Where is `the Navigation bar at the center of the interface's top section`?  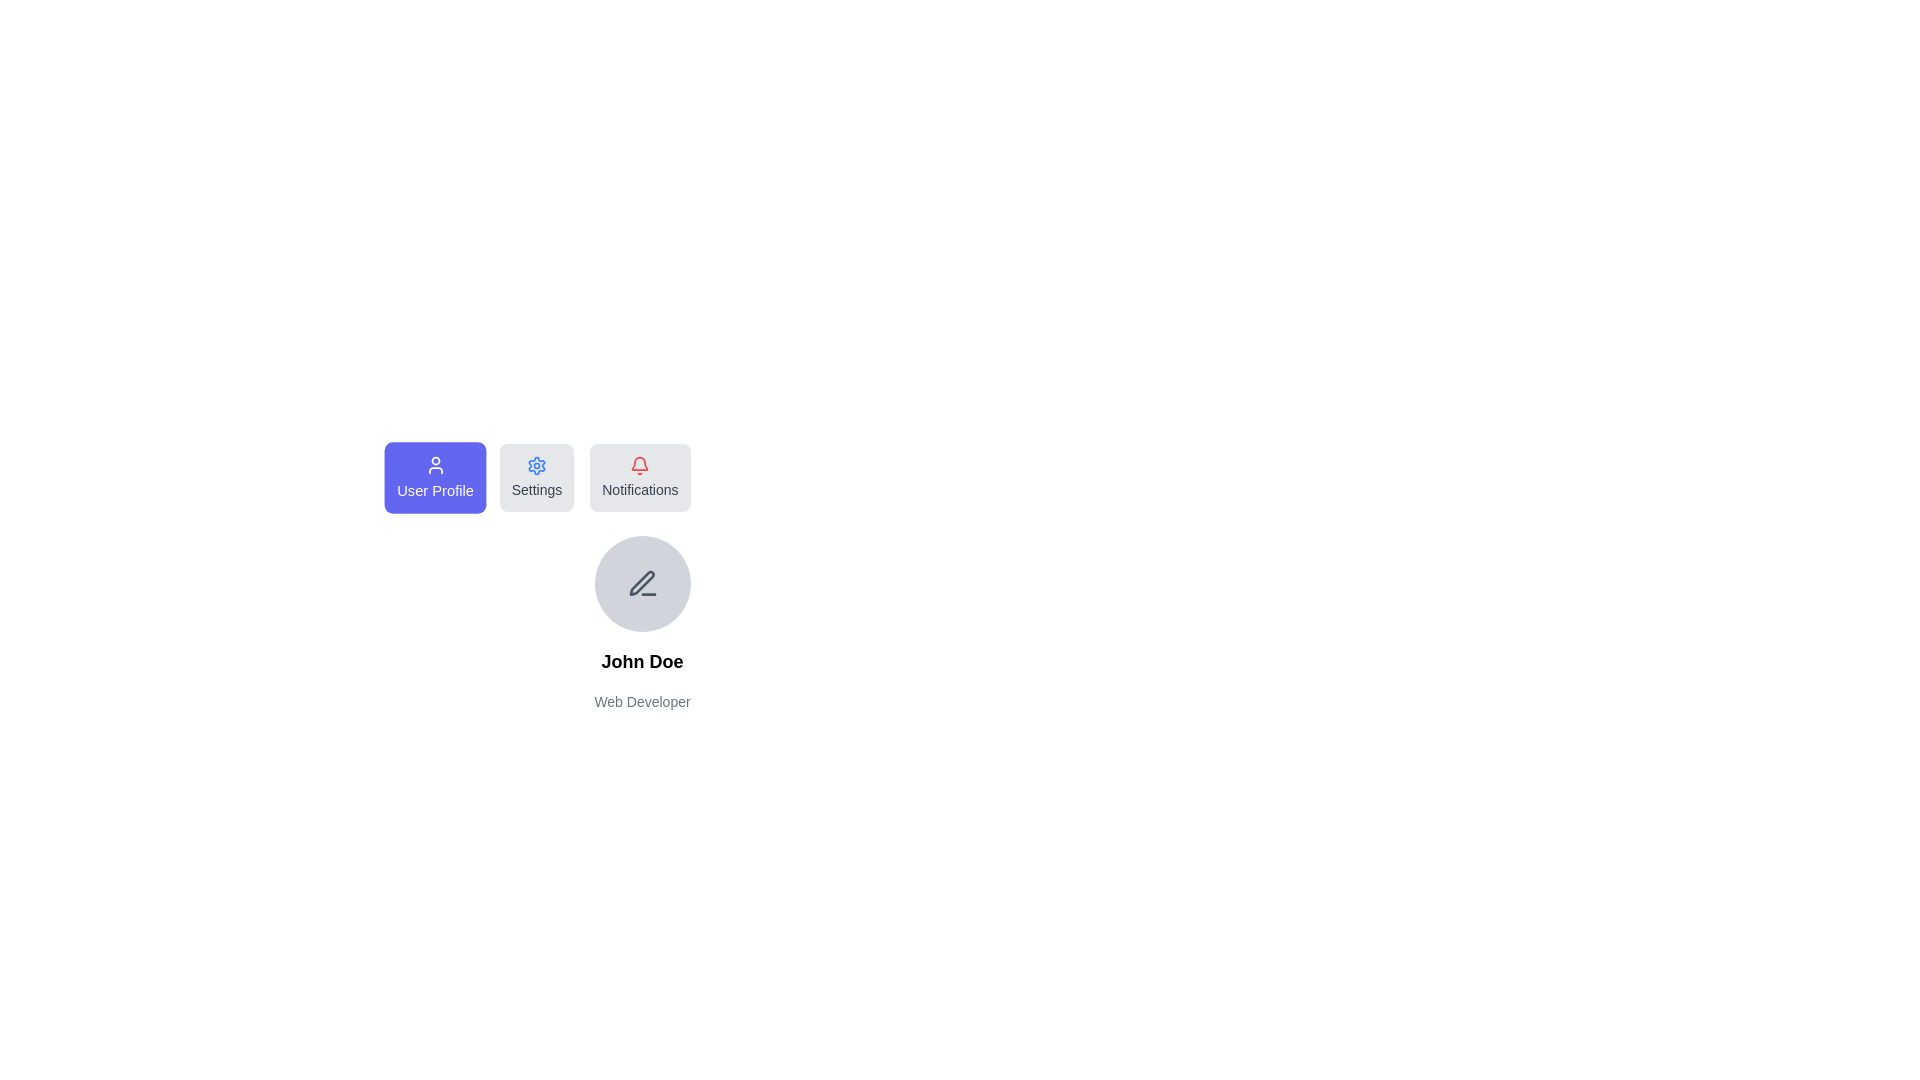 the Navigation bar at the center of the interface's top section is located at coordinates (642, 478).